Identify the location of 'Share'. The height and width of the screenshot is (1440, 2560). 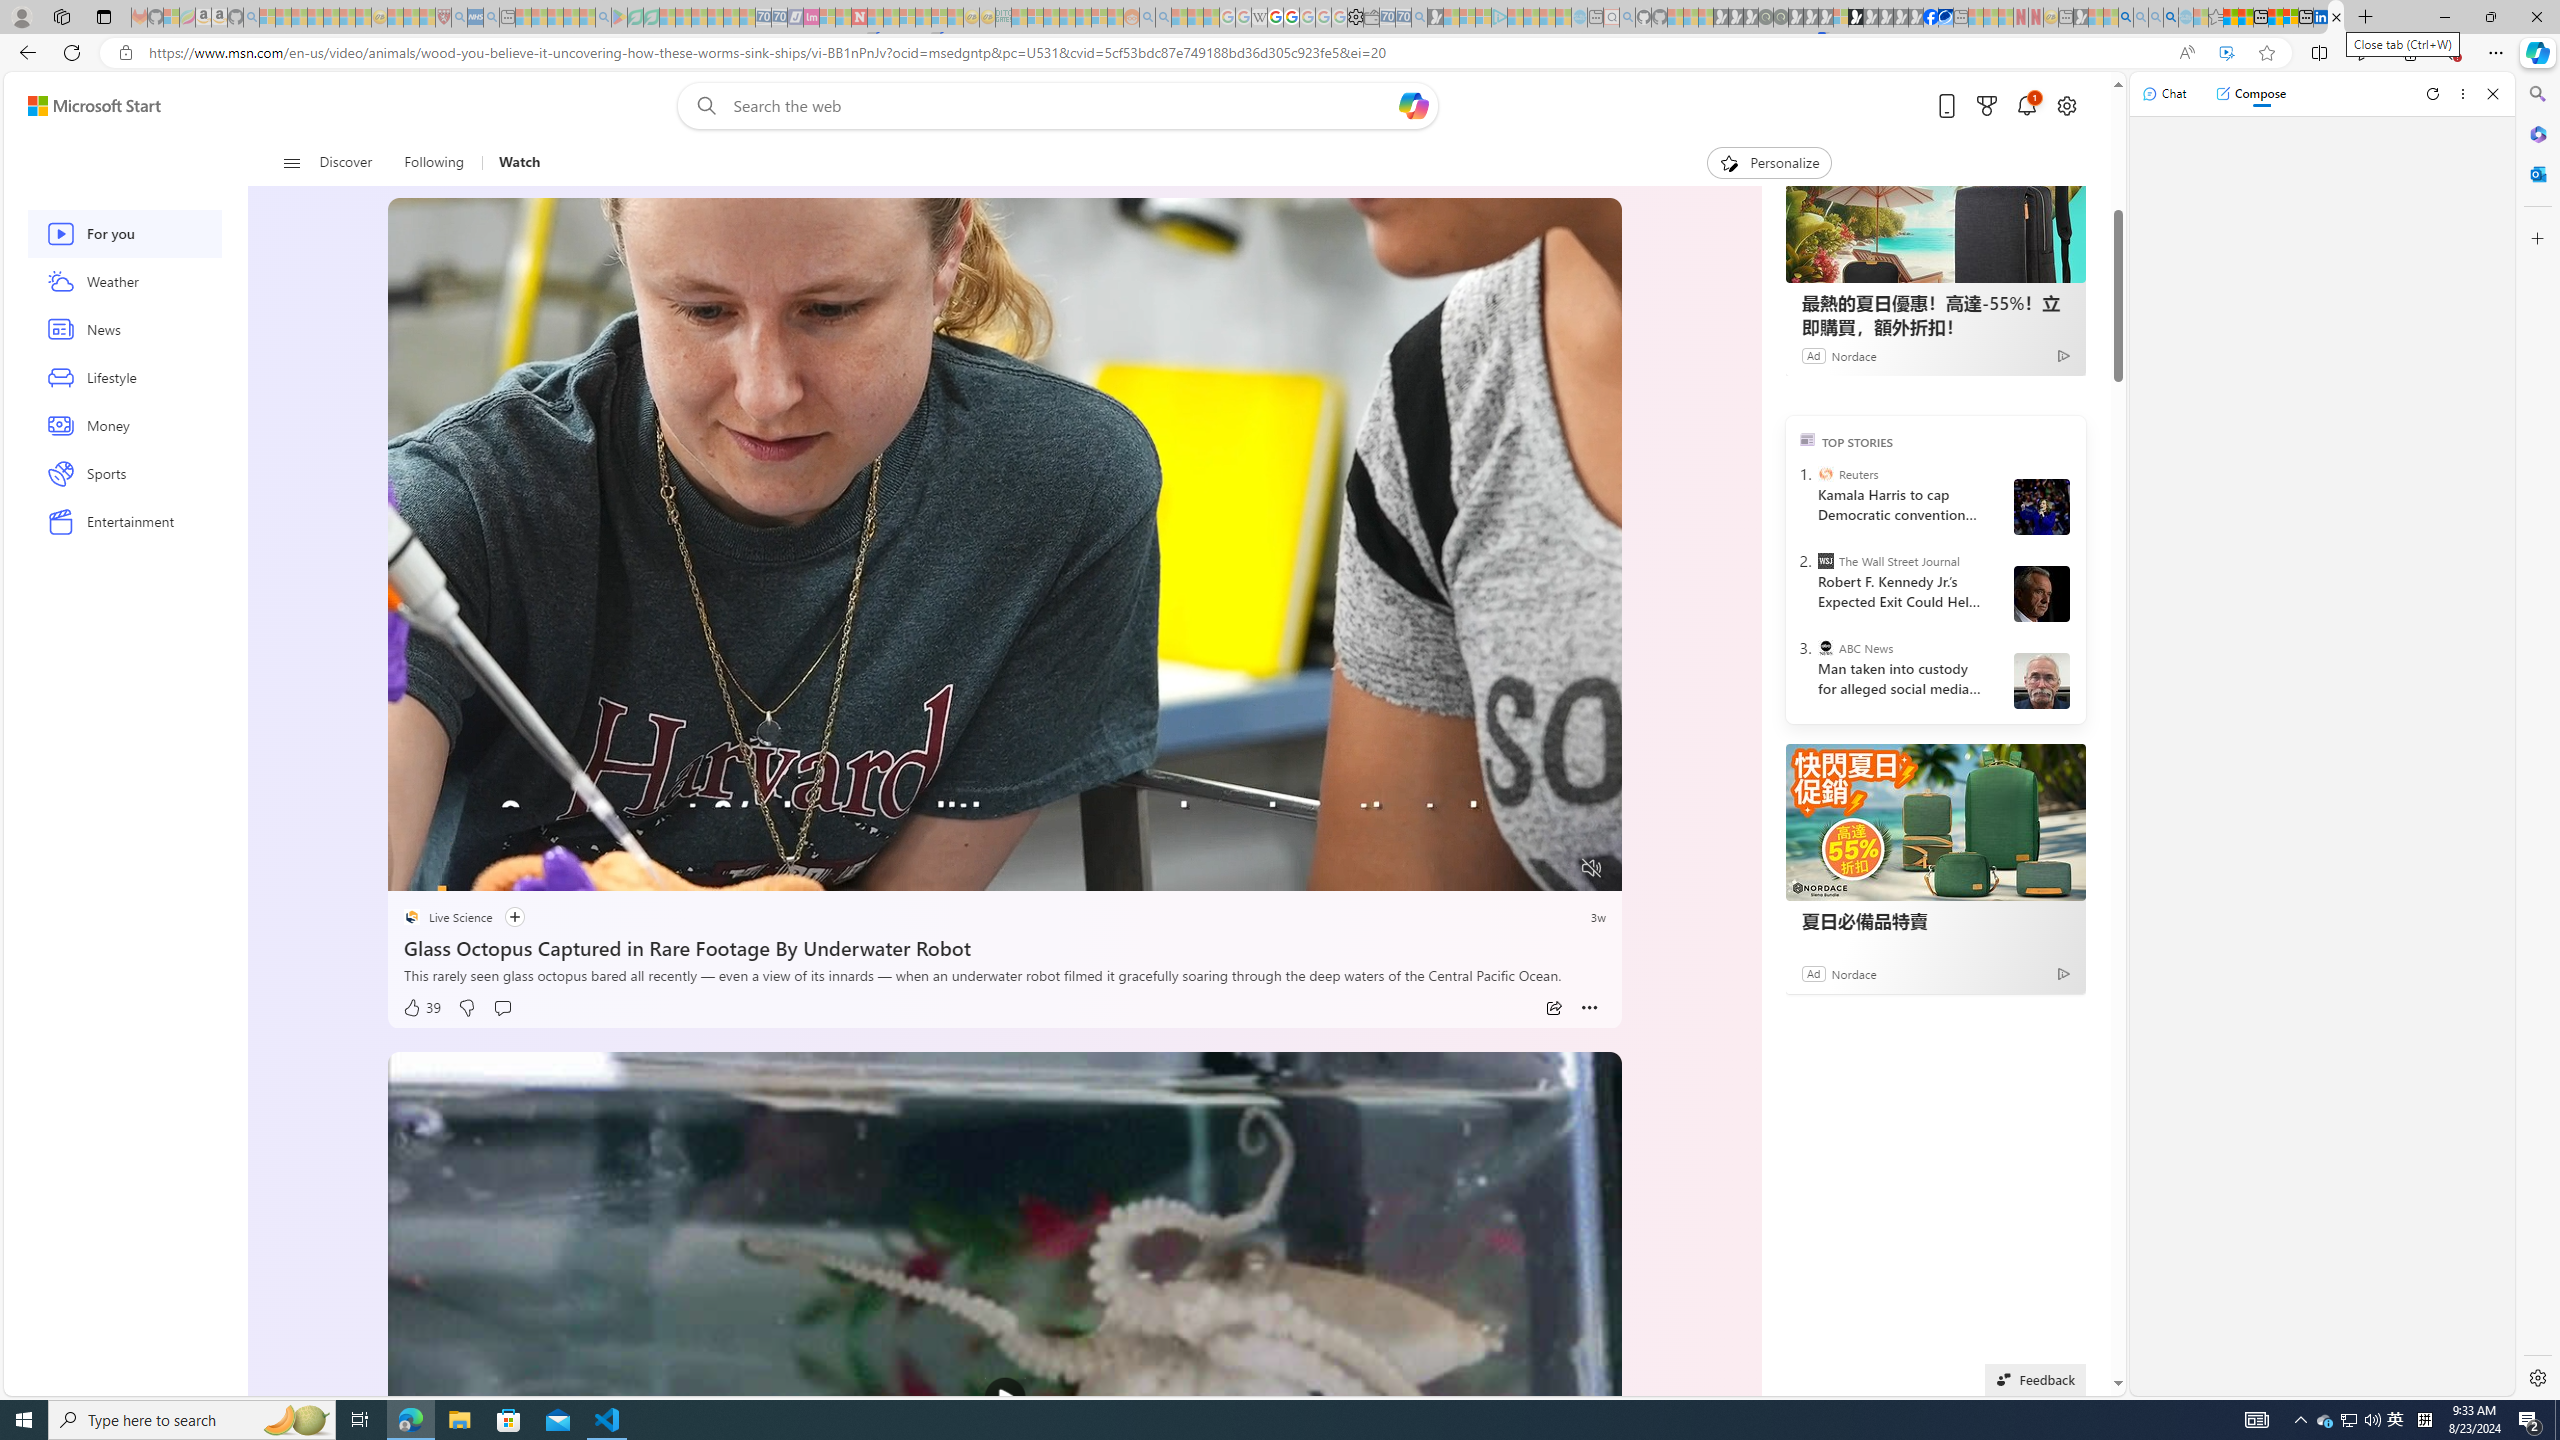
(1553, 1007).